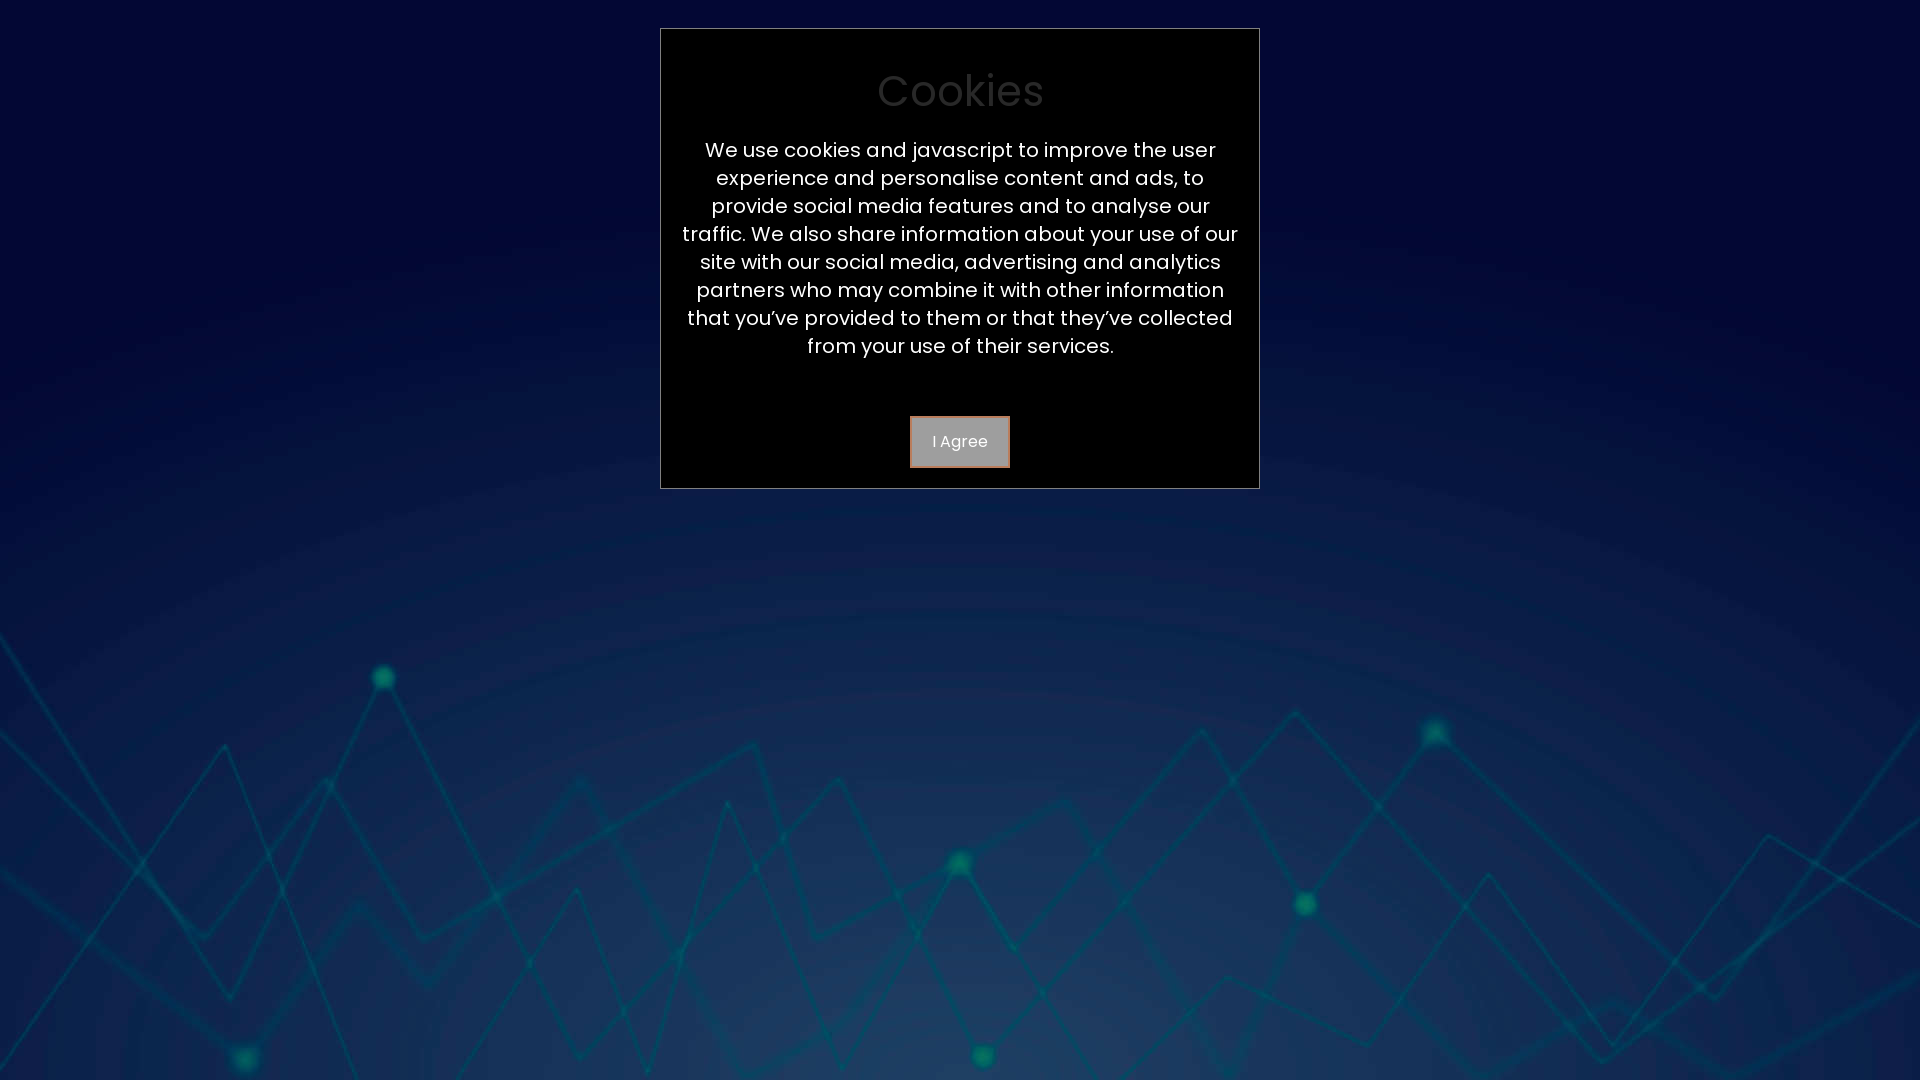  Describe the element at coordinates (960, 441) in the screenshot. I see `'I Agree'` at that location.